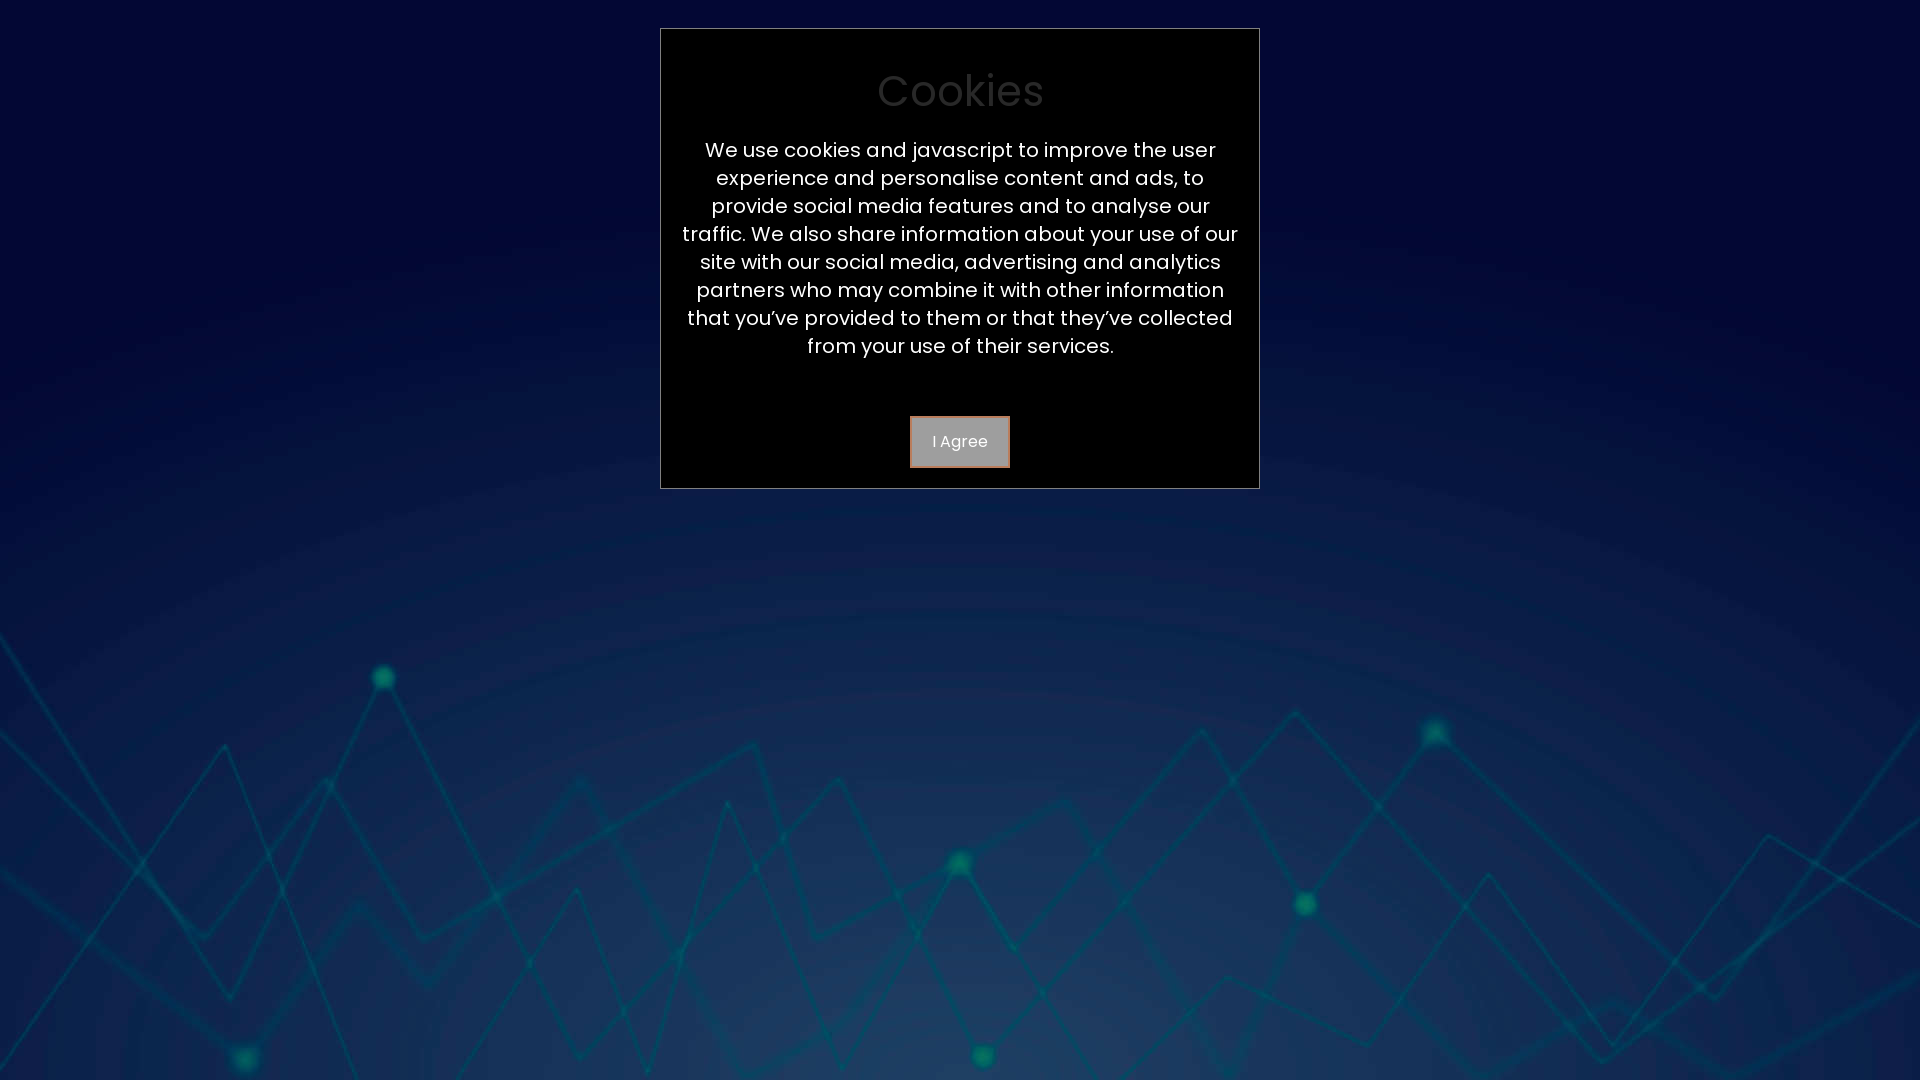  Describe the element at coordinates (960, 441) in the screenshot. I see `'I Agree'` at that location.